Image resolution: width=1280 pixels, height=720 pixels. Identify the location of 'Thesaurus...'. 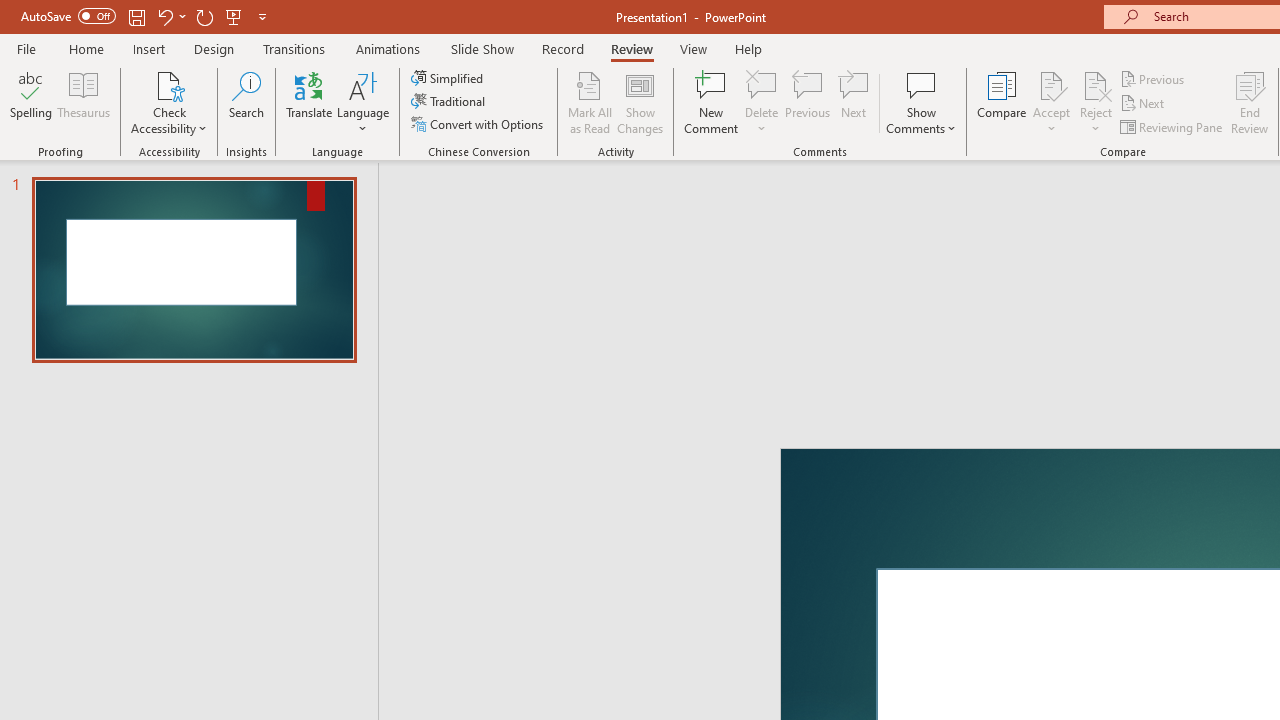
(82, 103).